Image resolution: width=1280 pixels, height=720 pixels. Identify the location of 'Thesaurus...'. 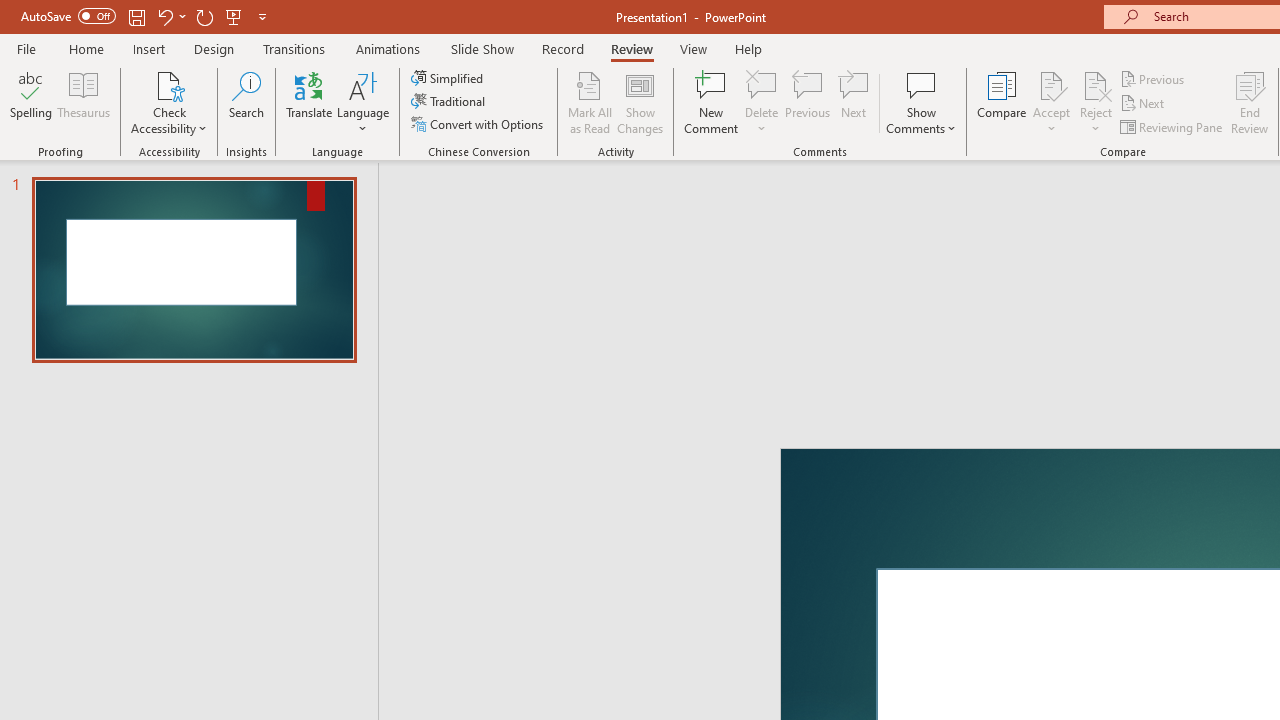
(82, 103).